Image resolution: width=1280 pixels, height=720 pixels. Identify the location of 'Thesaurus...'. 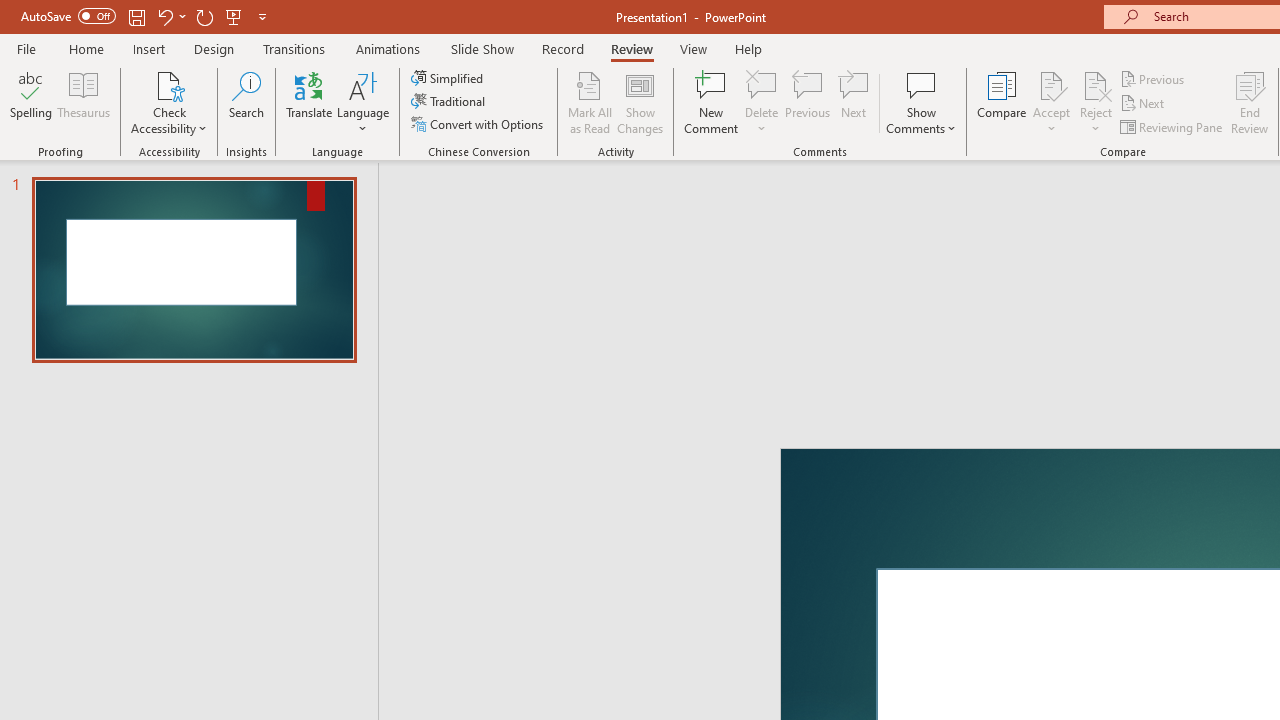
(82, 103).